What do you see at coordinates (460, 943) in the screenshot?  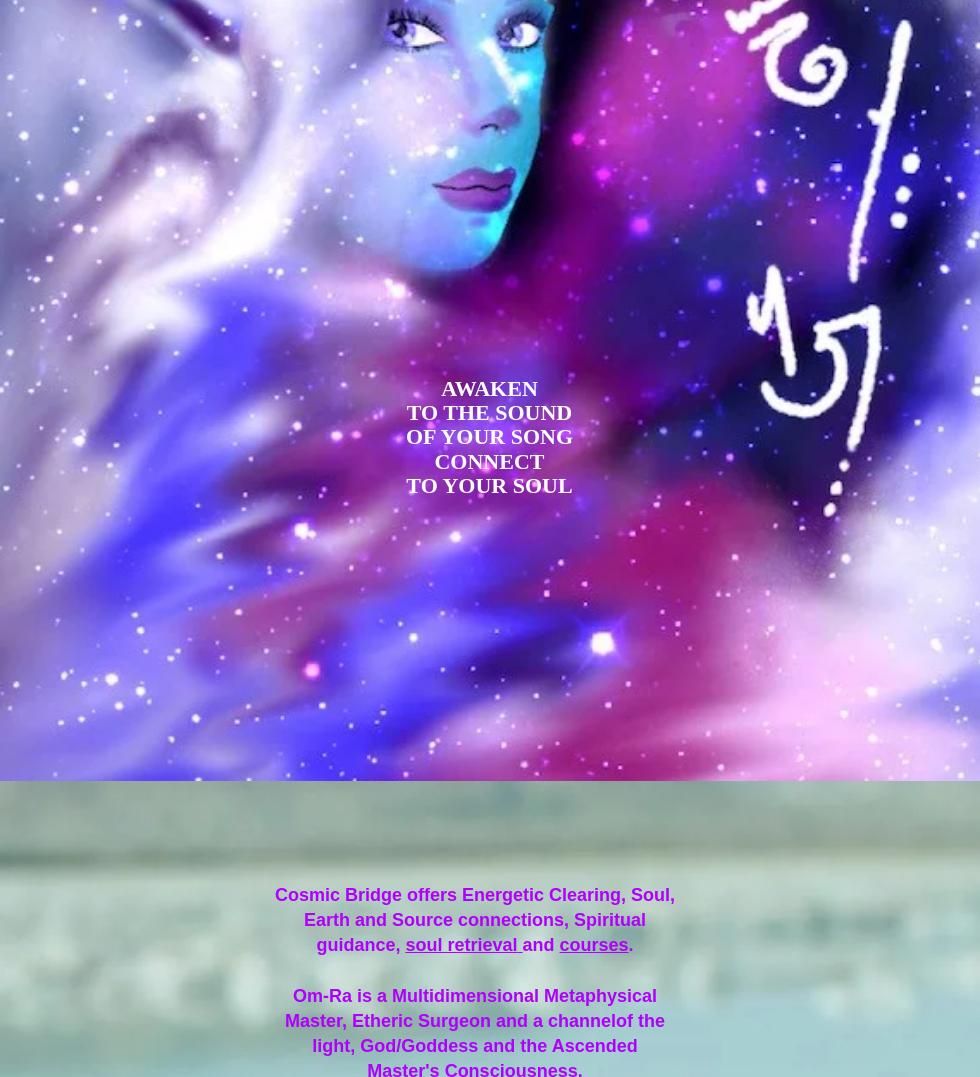 I see `'soul retrieval'` at bounding box center [460, 943].